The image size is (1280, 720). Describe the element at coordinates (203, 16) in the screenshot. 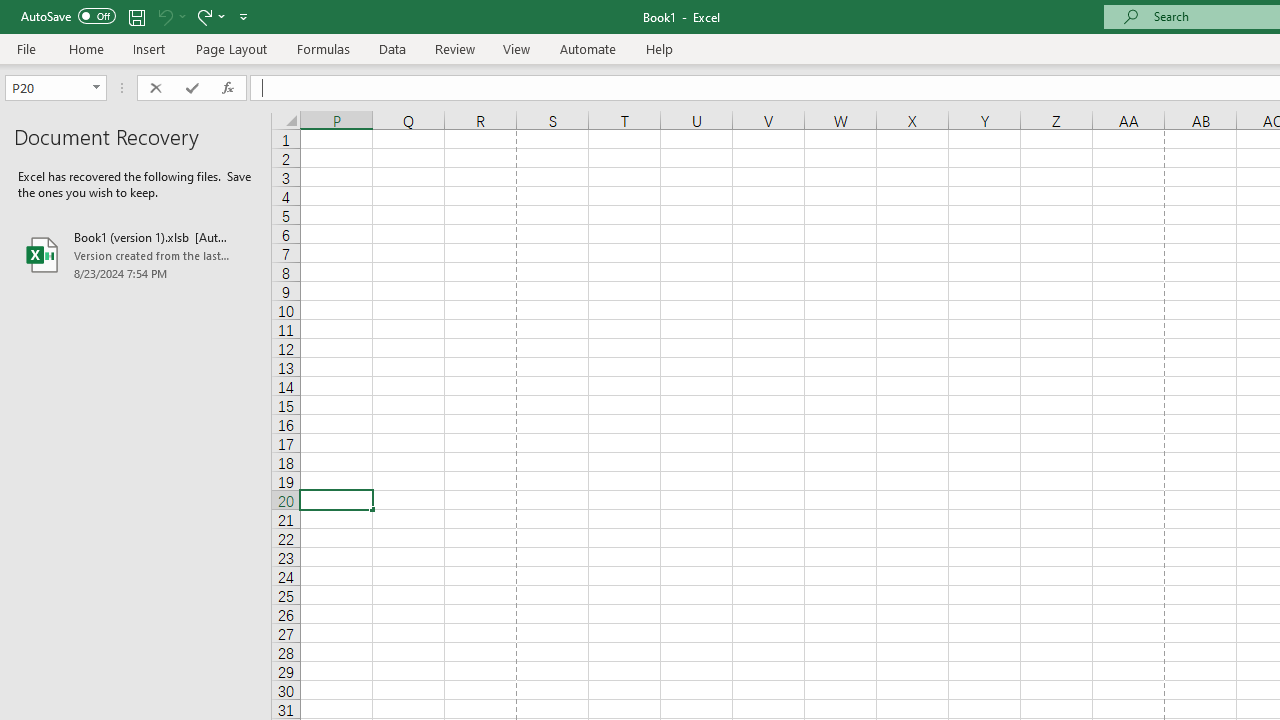

I see `'Redo'` at that location.